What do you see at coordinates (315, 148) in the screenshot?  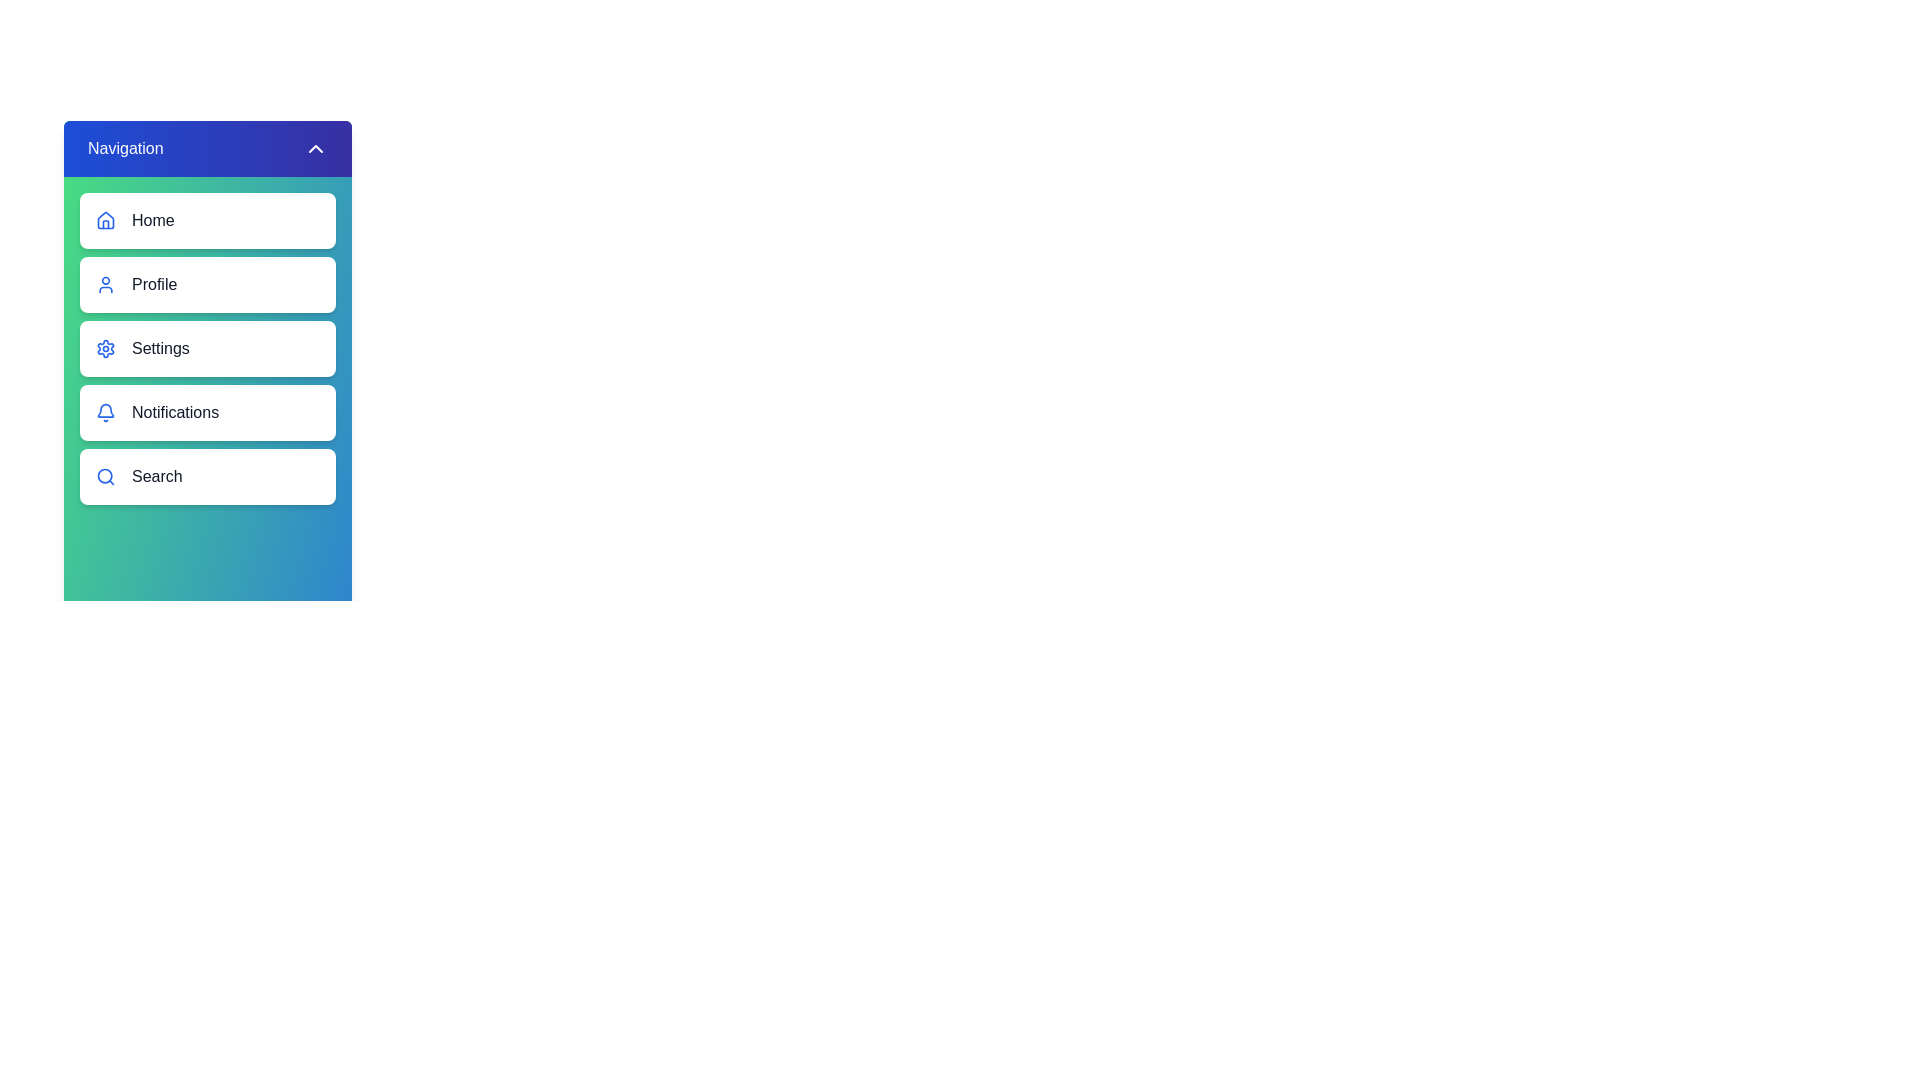 I see `the chevron icon button located at the top right corner of the navigation header` at bounding box center [315, 148].